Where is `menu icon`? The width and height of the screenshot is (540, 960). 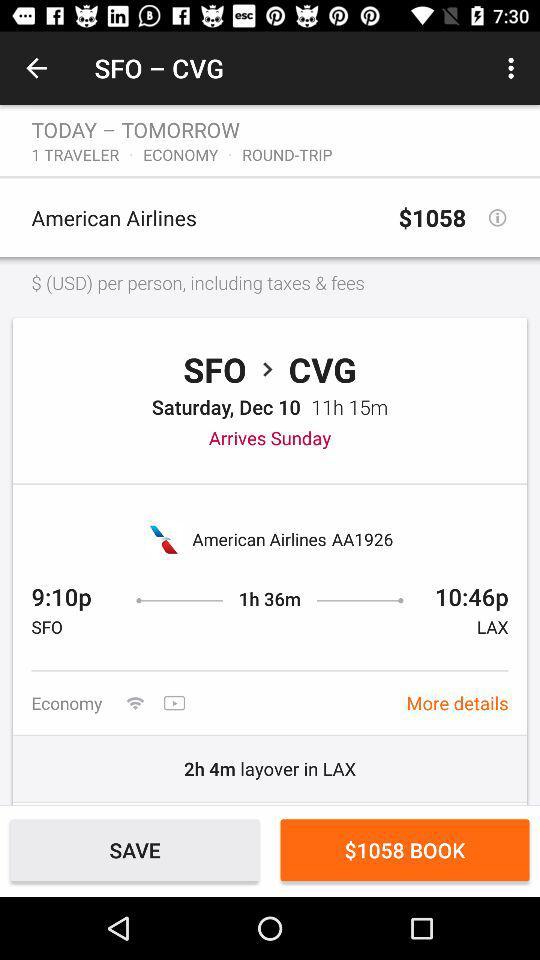 menu icon is located at coordinates (514, 68).